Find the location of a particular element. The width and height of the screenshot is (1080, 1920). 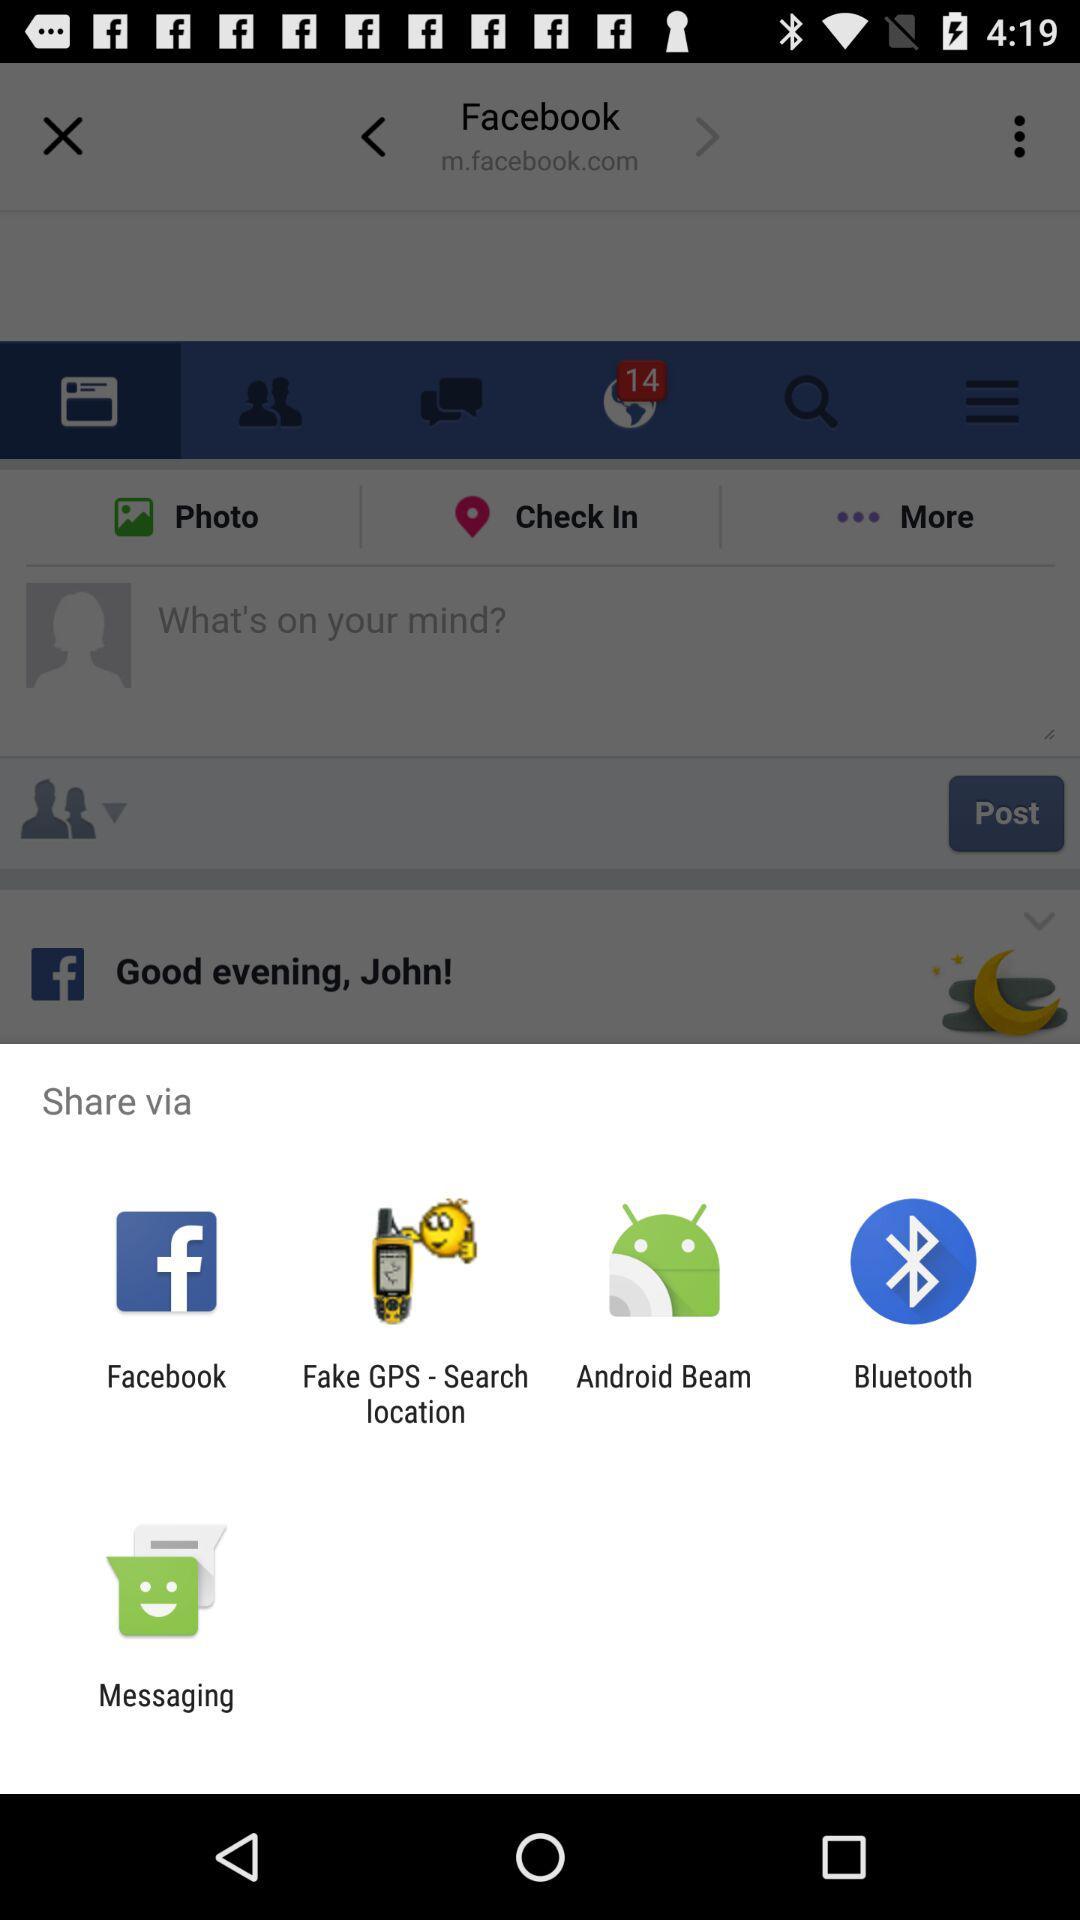

android beam item is located at coordinates (664, 1392).